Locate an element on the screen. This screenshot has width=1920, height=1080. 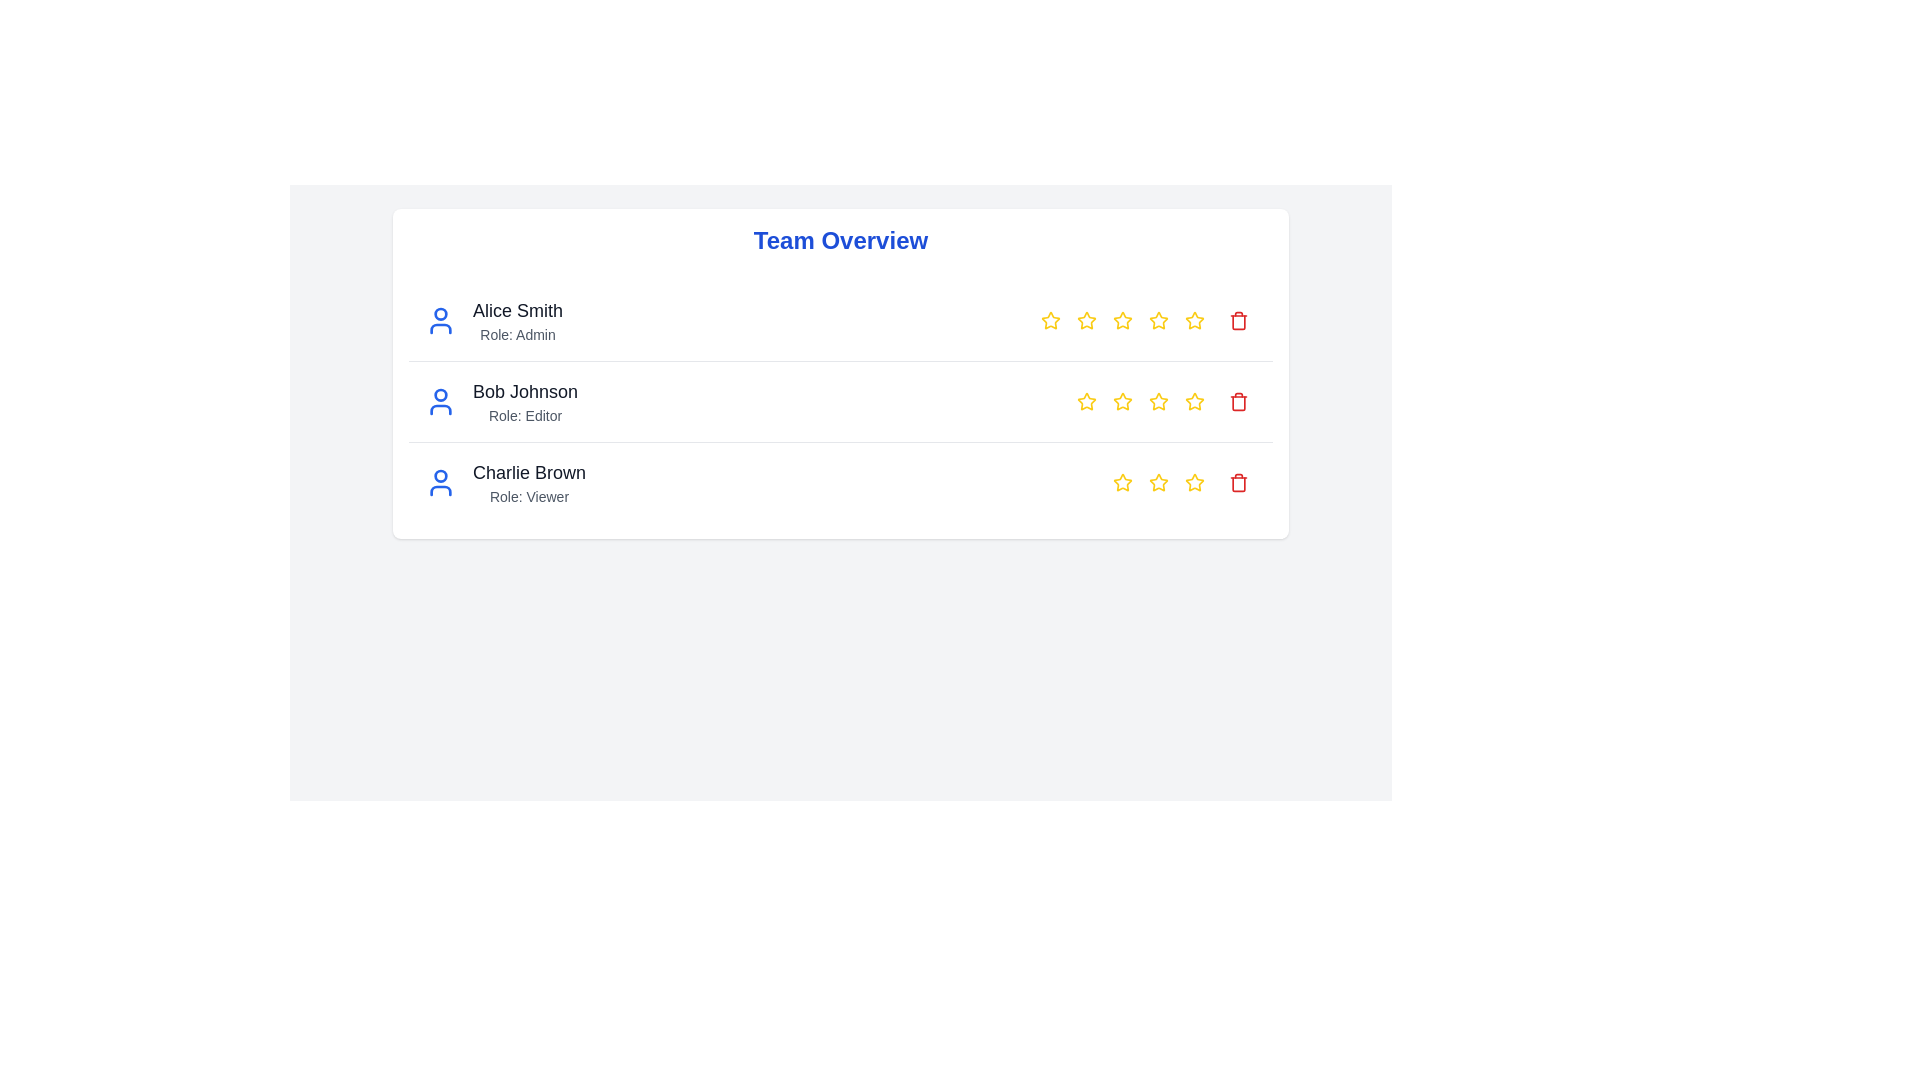
the third star is located at coordinates (1122, 319).